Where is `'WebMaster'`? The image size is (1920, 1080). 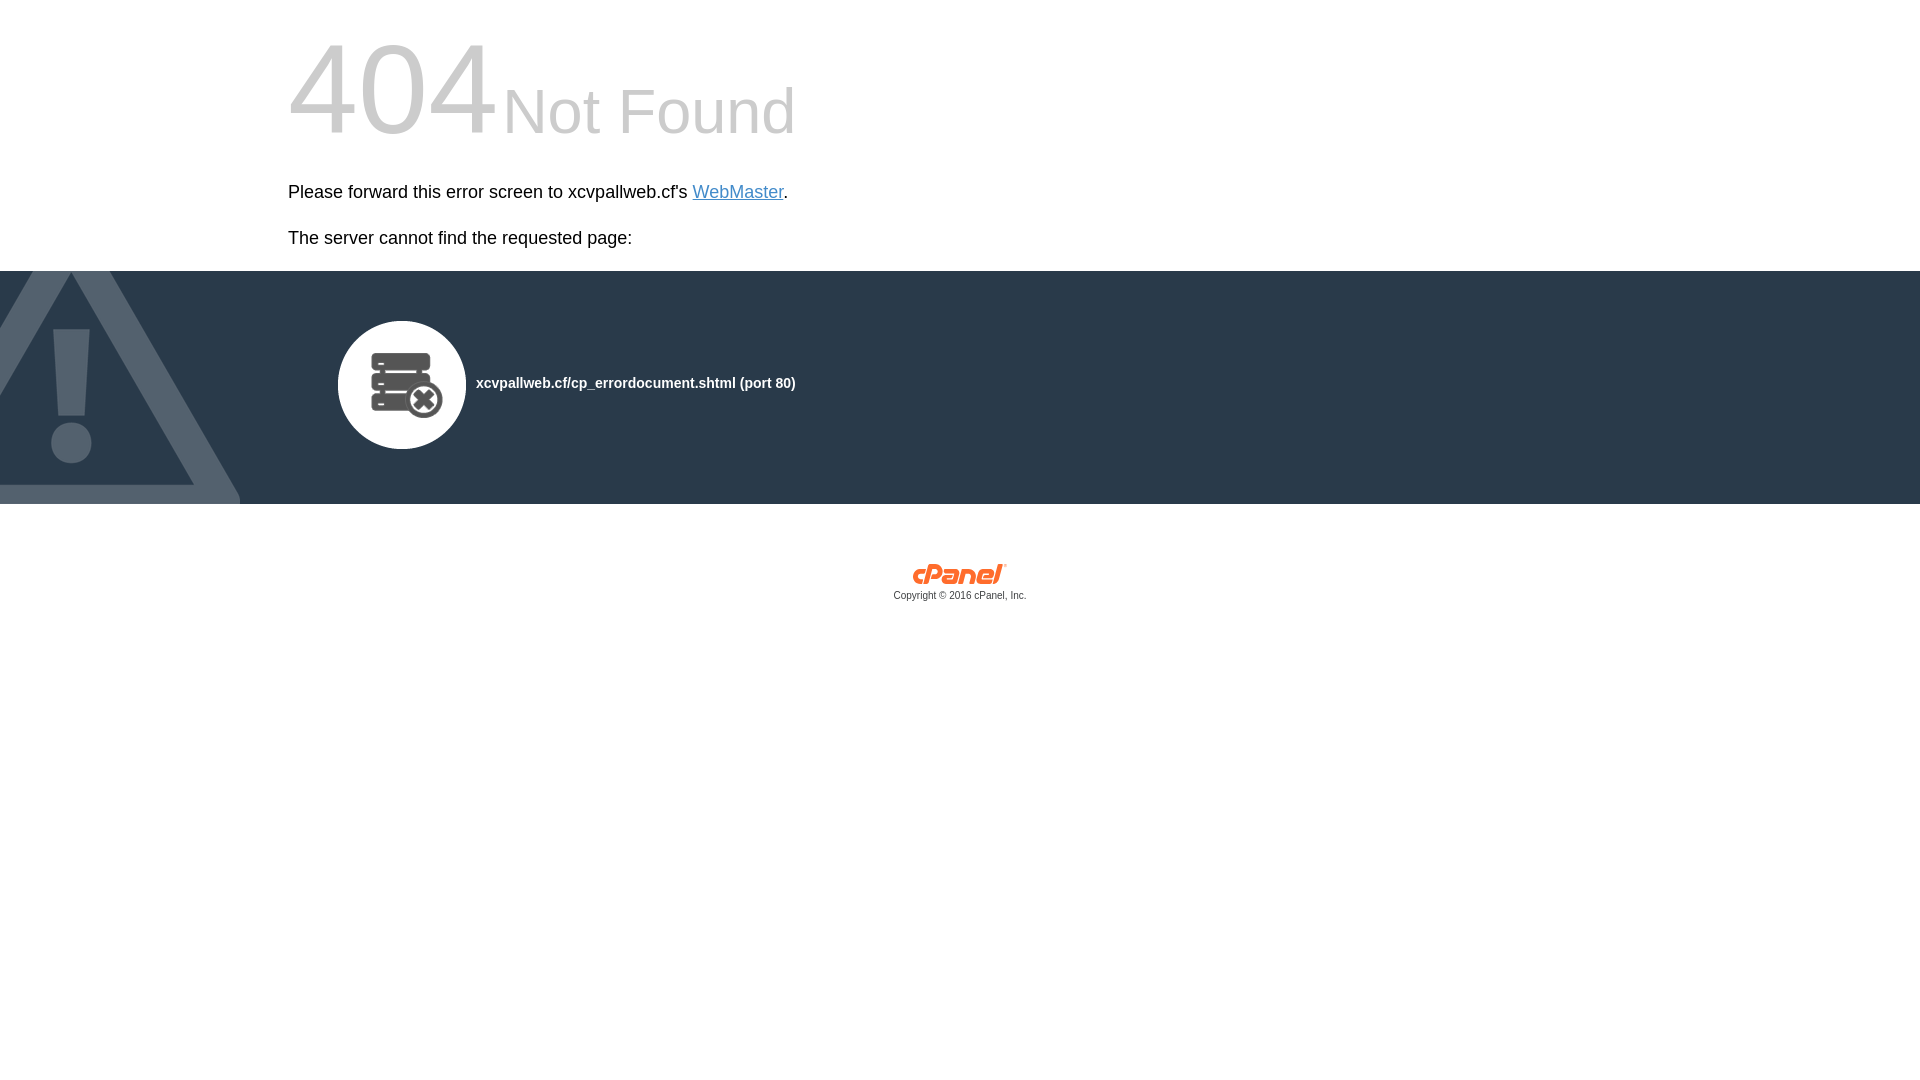
'WebMaster' is located at coordinates (737, 192).